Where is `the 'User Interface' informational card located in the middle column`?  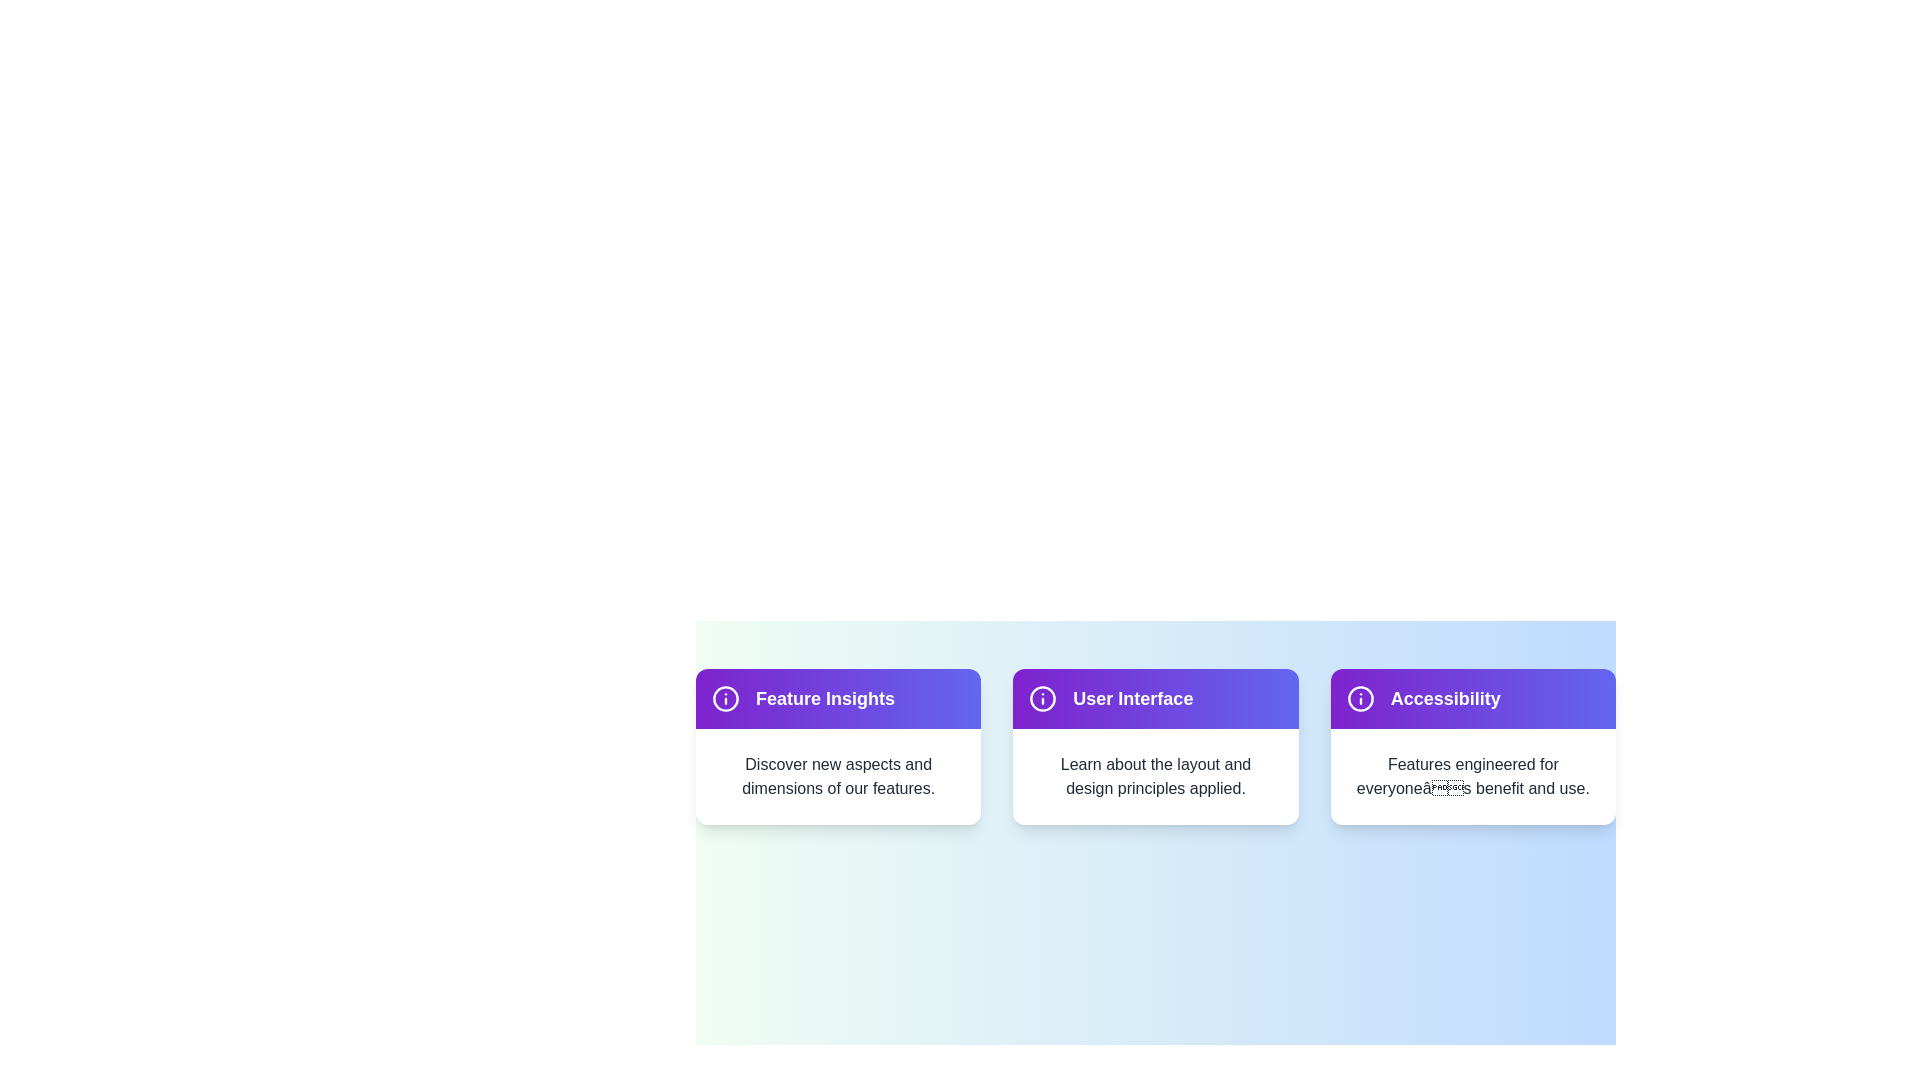
the 'User Interface' informational card located in the middle column is located at coordinates (1156, 747).